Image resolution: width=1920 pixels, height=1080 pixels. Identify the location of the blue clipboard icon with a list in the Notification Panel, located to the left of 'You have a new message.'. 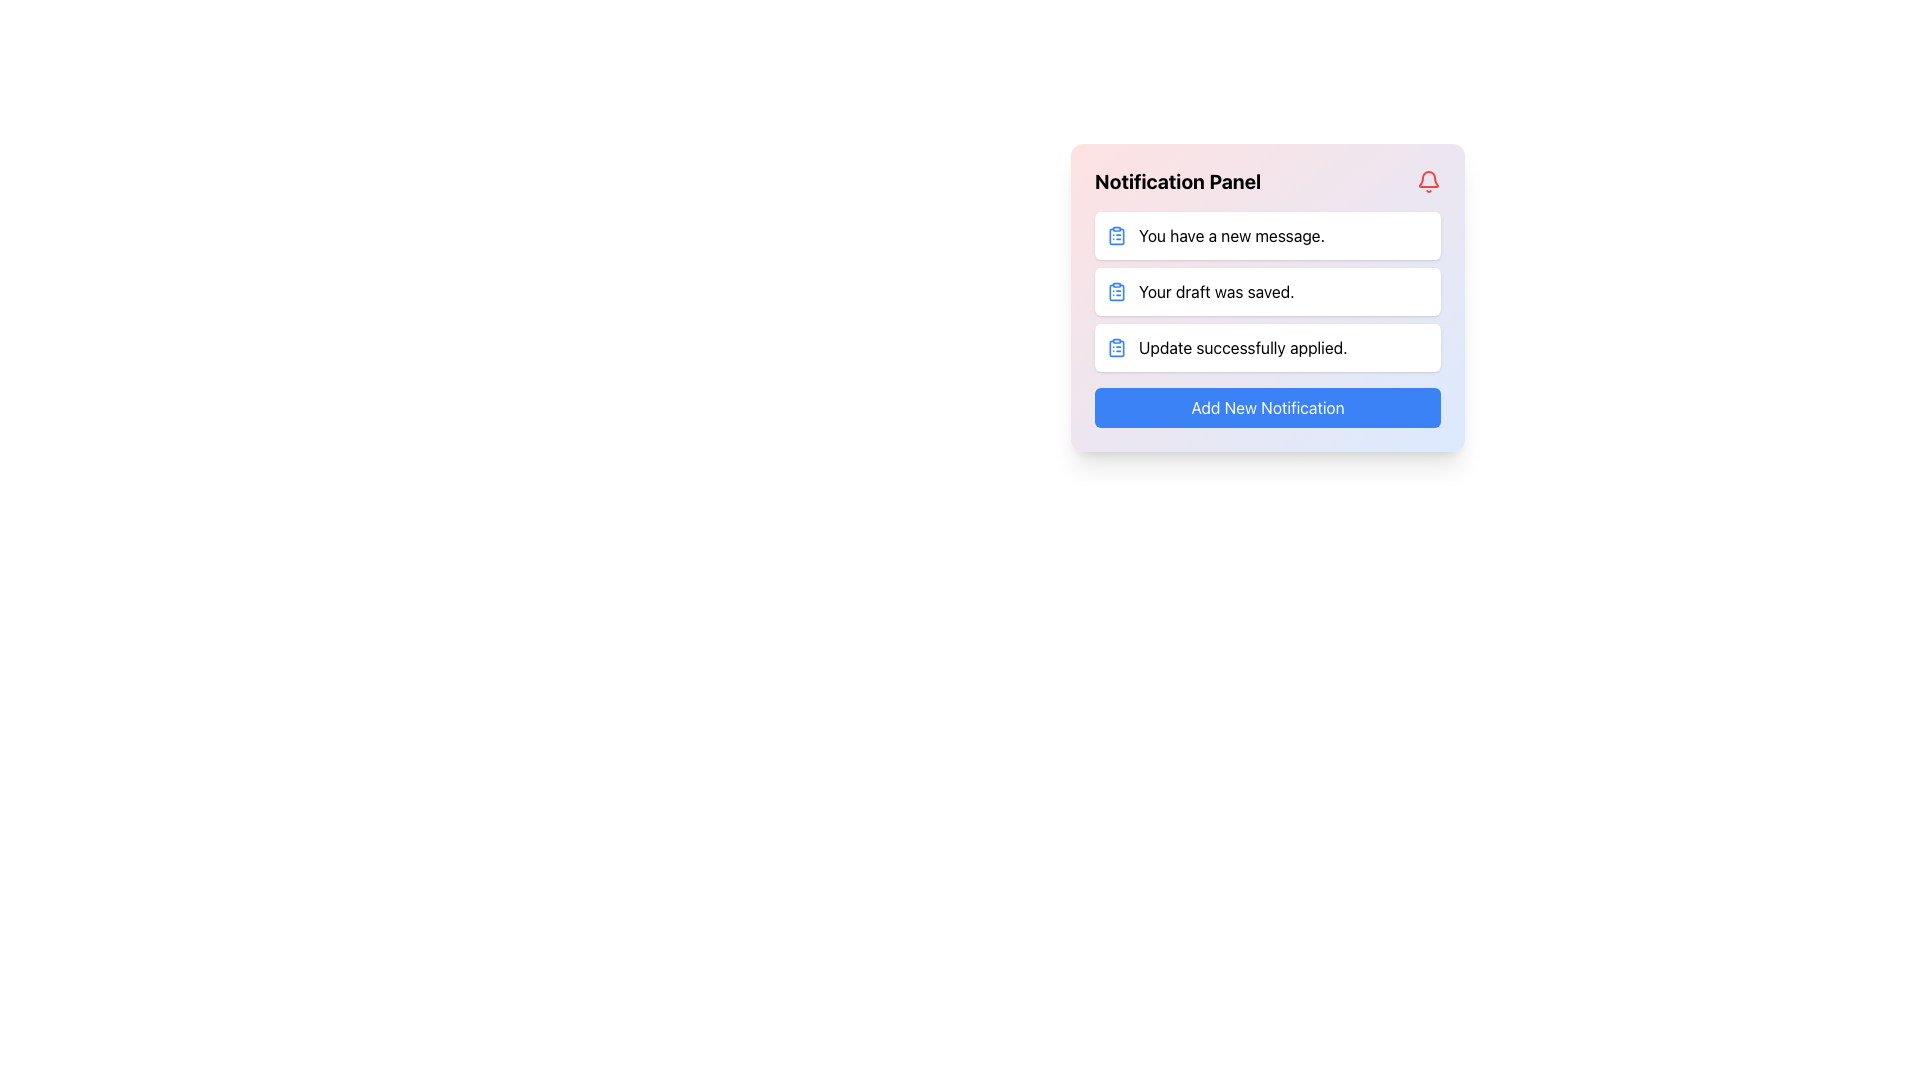
(1116, 234).